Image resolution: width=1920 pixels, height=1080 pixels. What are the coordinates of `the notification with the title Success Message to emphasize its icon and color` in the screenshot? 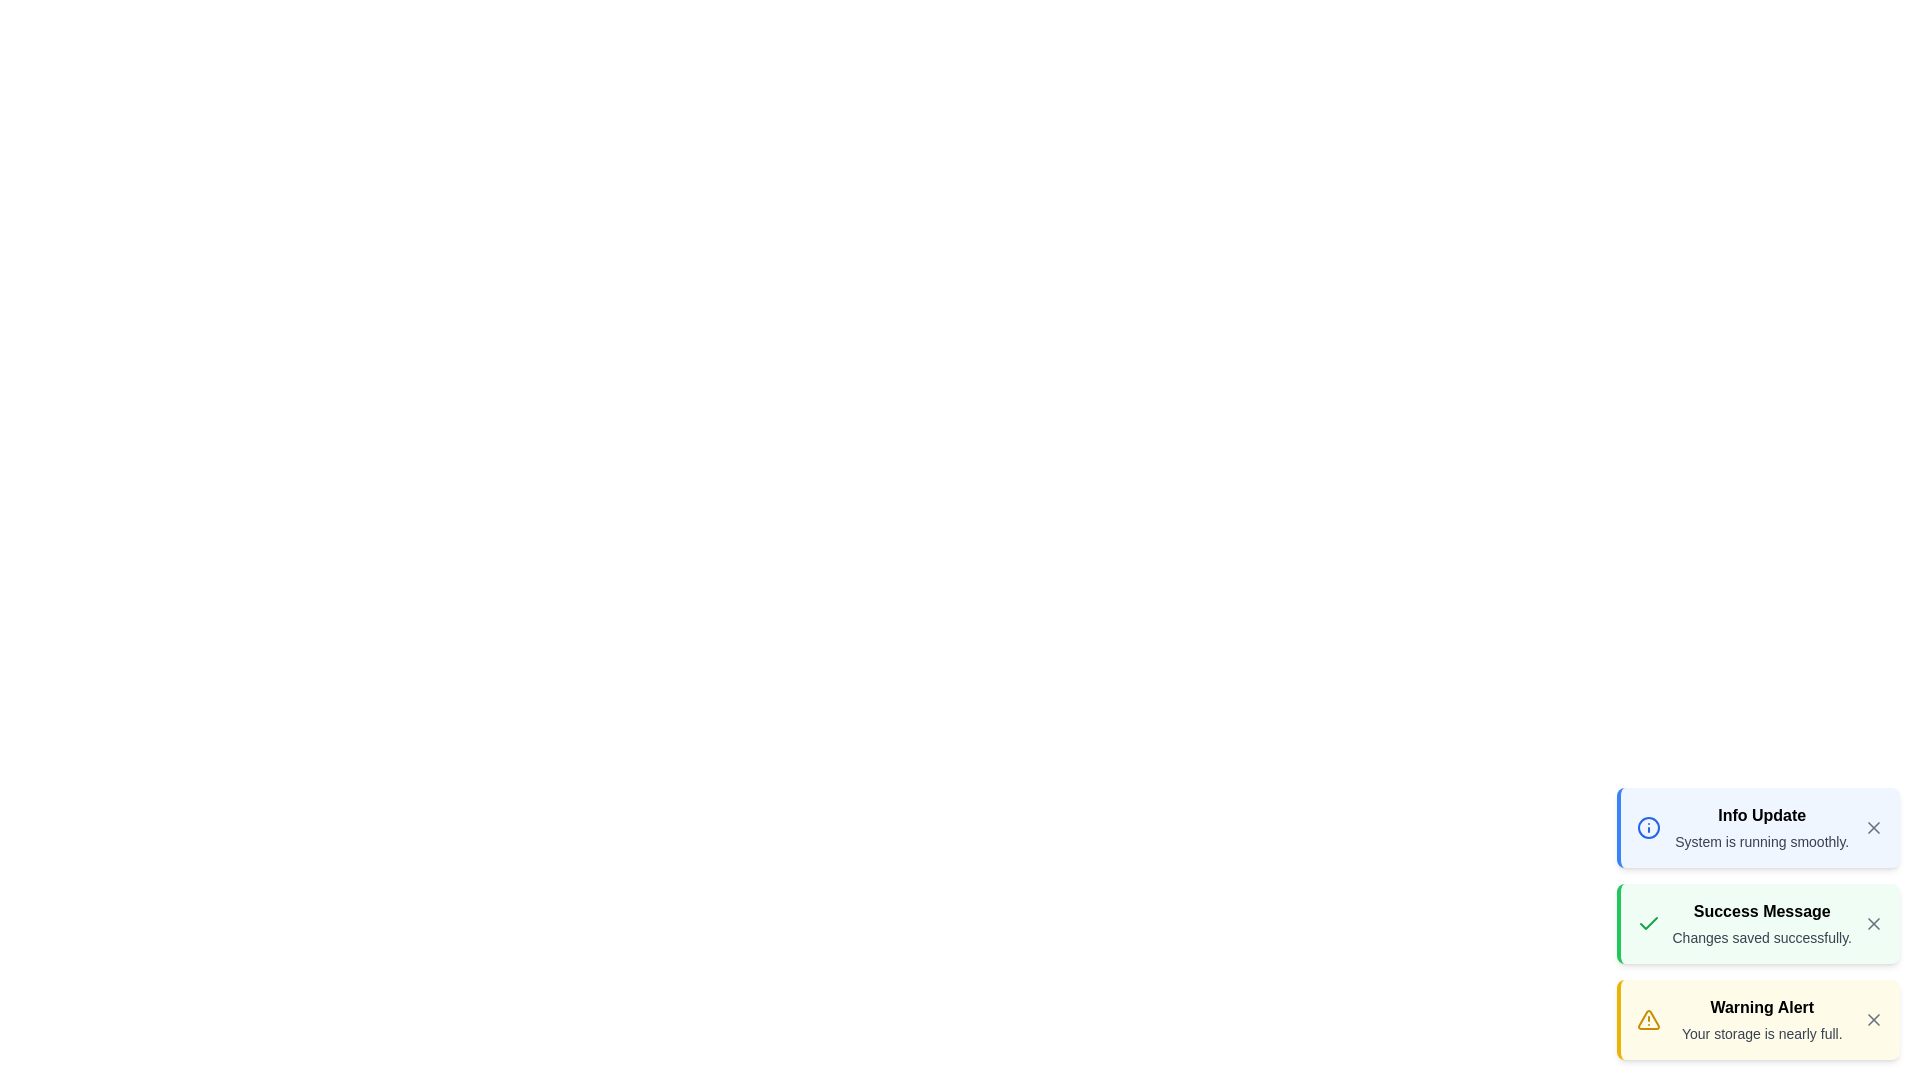 It's located at (1757, 924).